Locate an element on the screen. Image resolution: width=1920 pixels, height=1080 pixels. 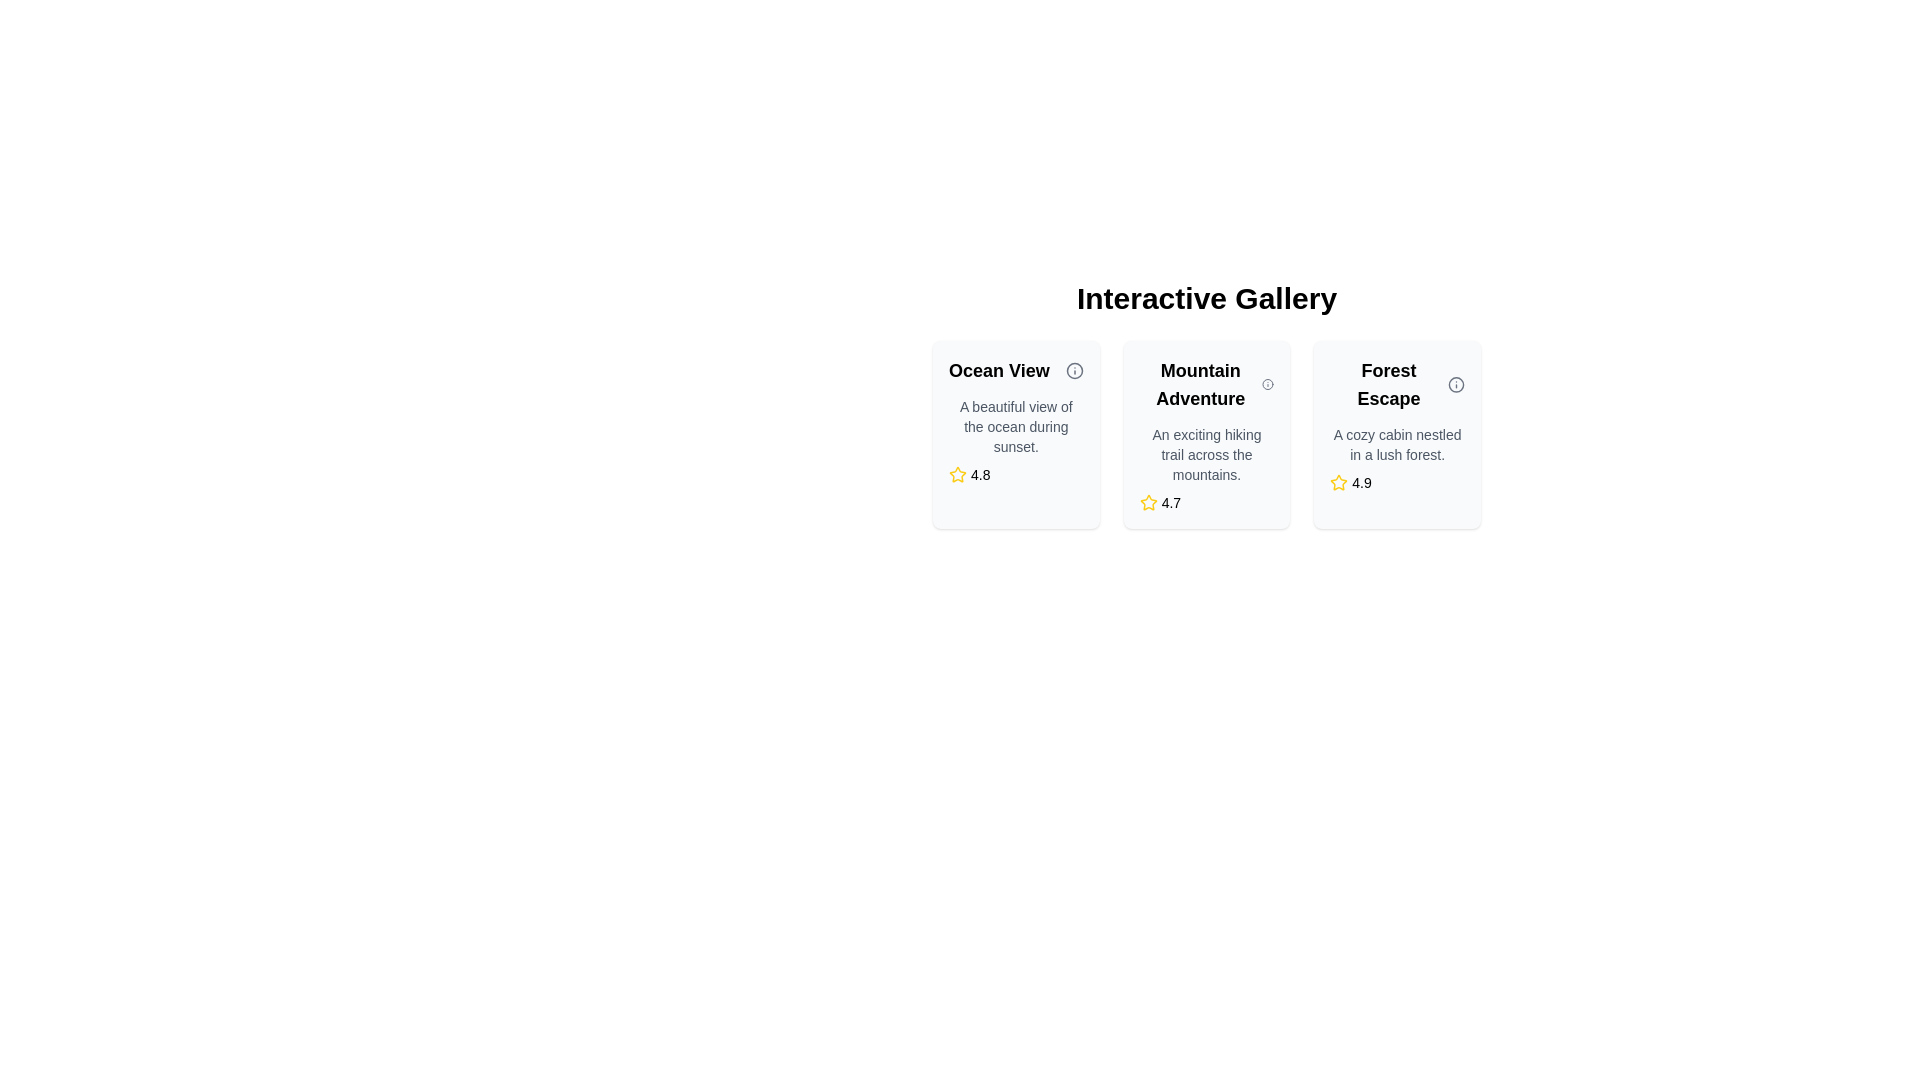
the static star rating indicator icon, which is yellow and visually prominent, located in the 'Forest Escape' card below the title and description is located at coordinates (1339, 482).